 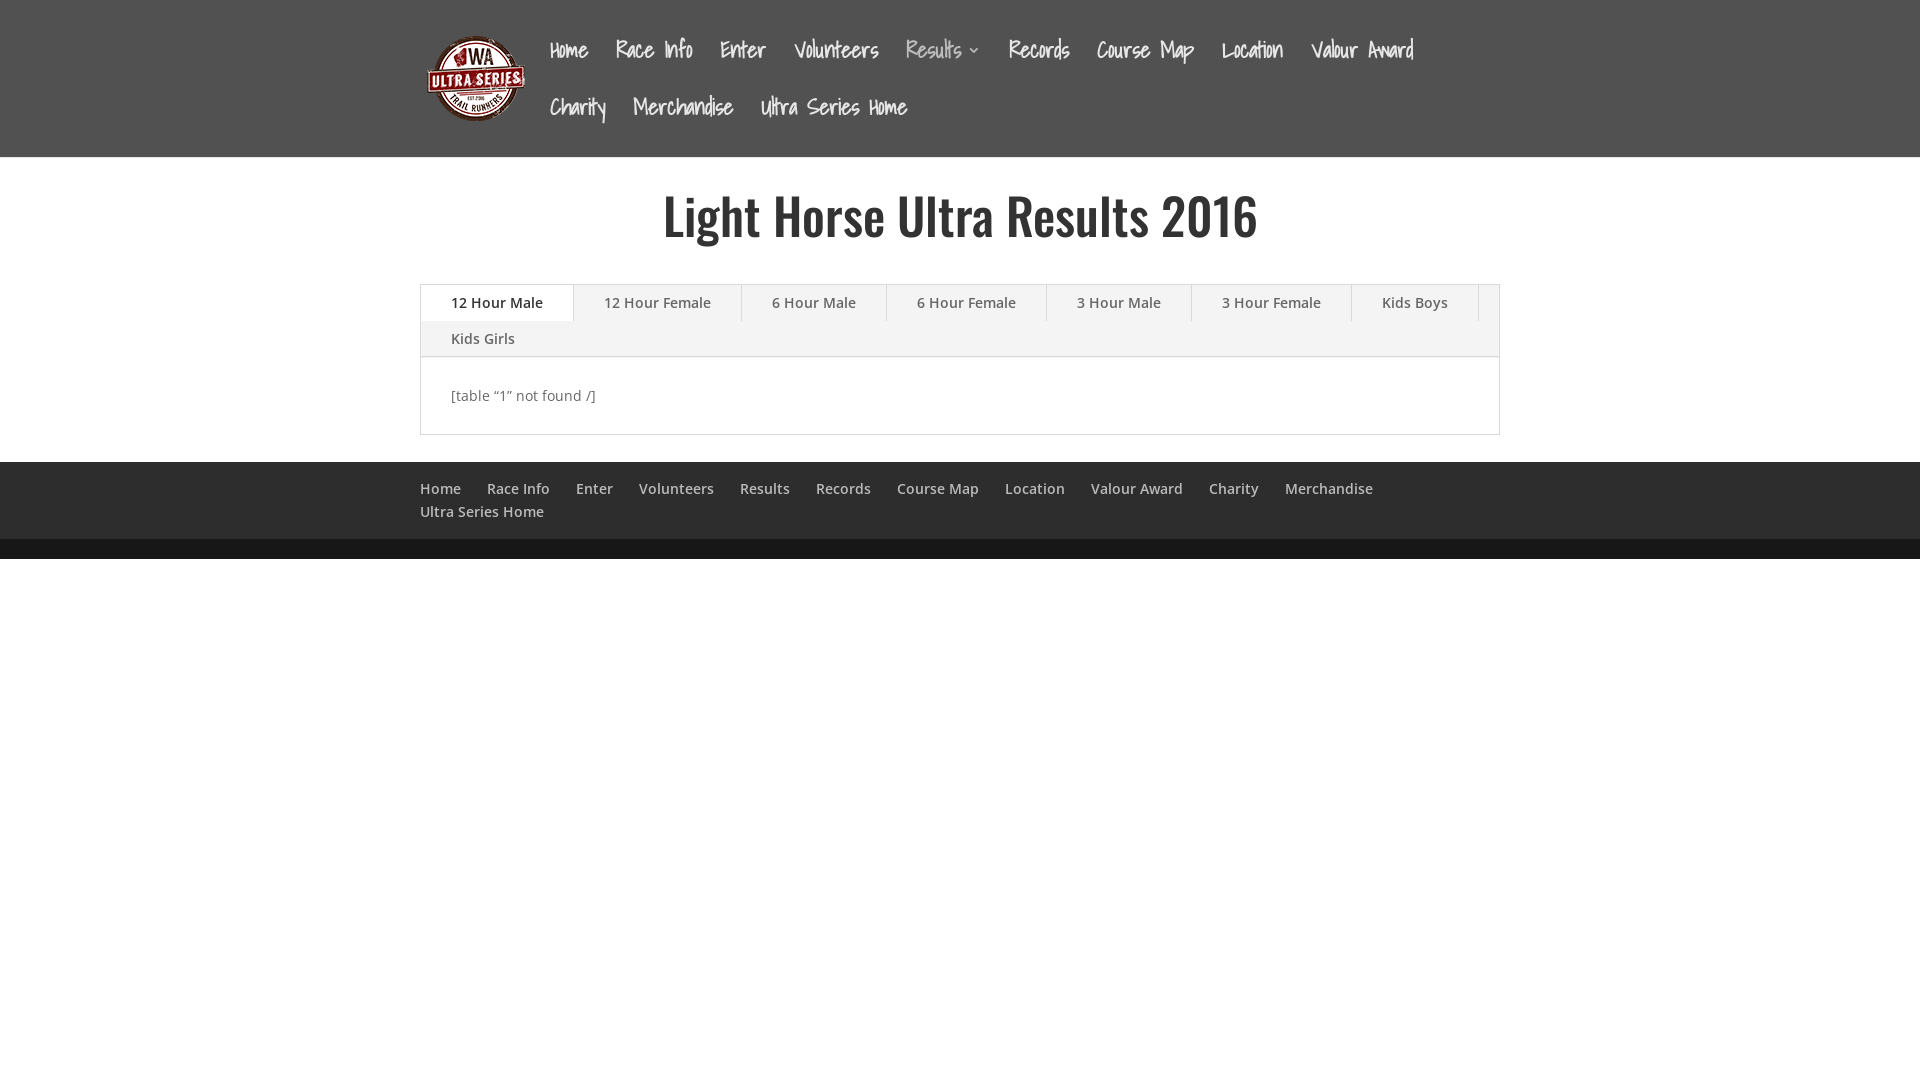 What do you see at coordinates (1270, 303) in the screenshot?
I see `'3 Hour Female'` at bounding box center [1270, 303].